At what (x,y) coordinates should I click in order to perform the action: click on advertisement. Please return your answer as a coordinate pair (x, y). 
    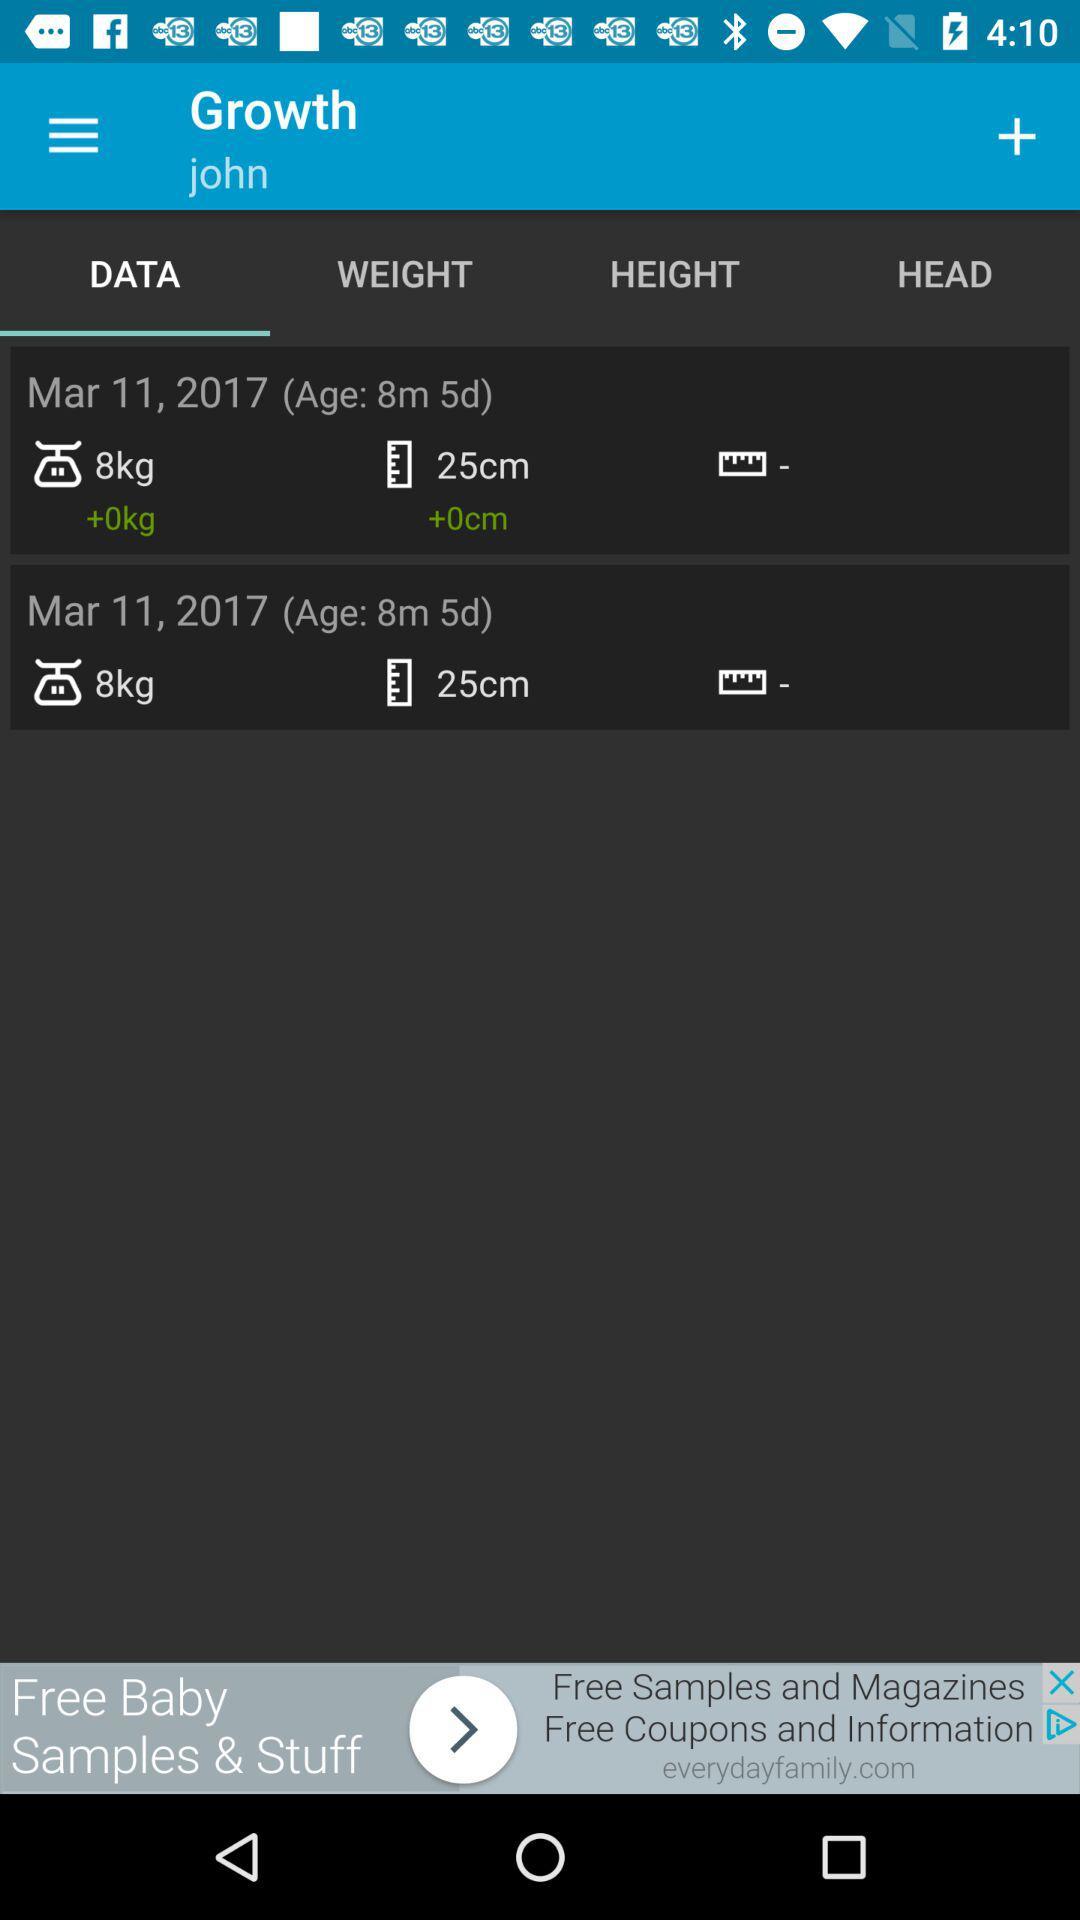
    Looking at the image, I should click on (540, 1727).